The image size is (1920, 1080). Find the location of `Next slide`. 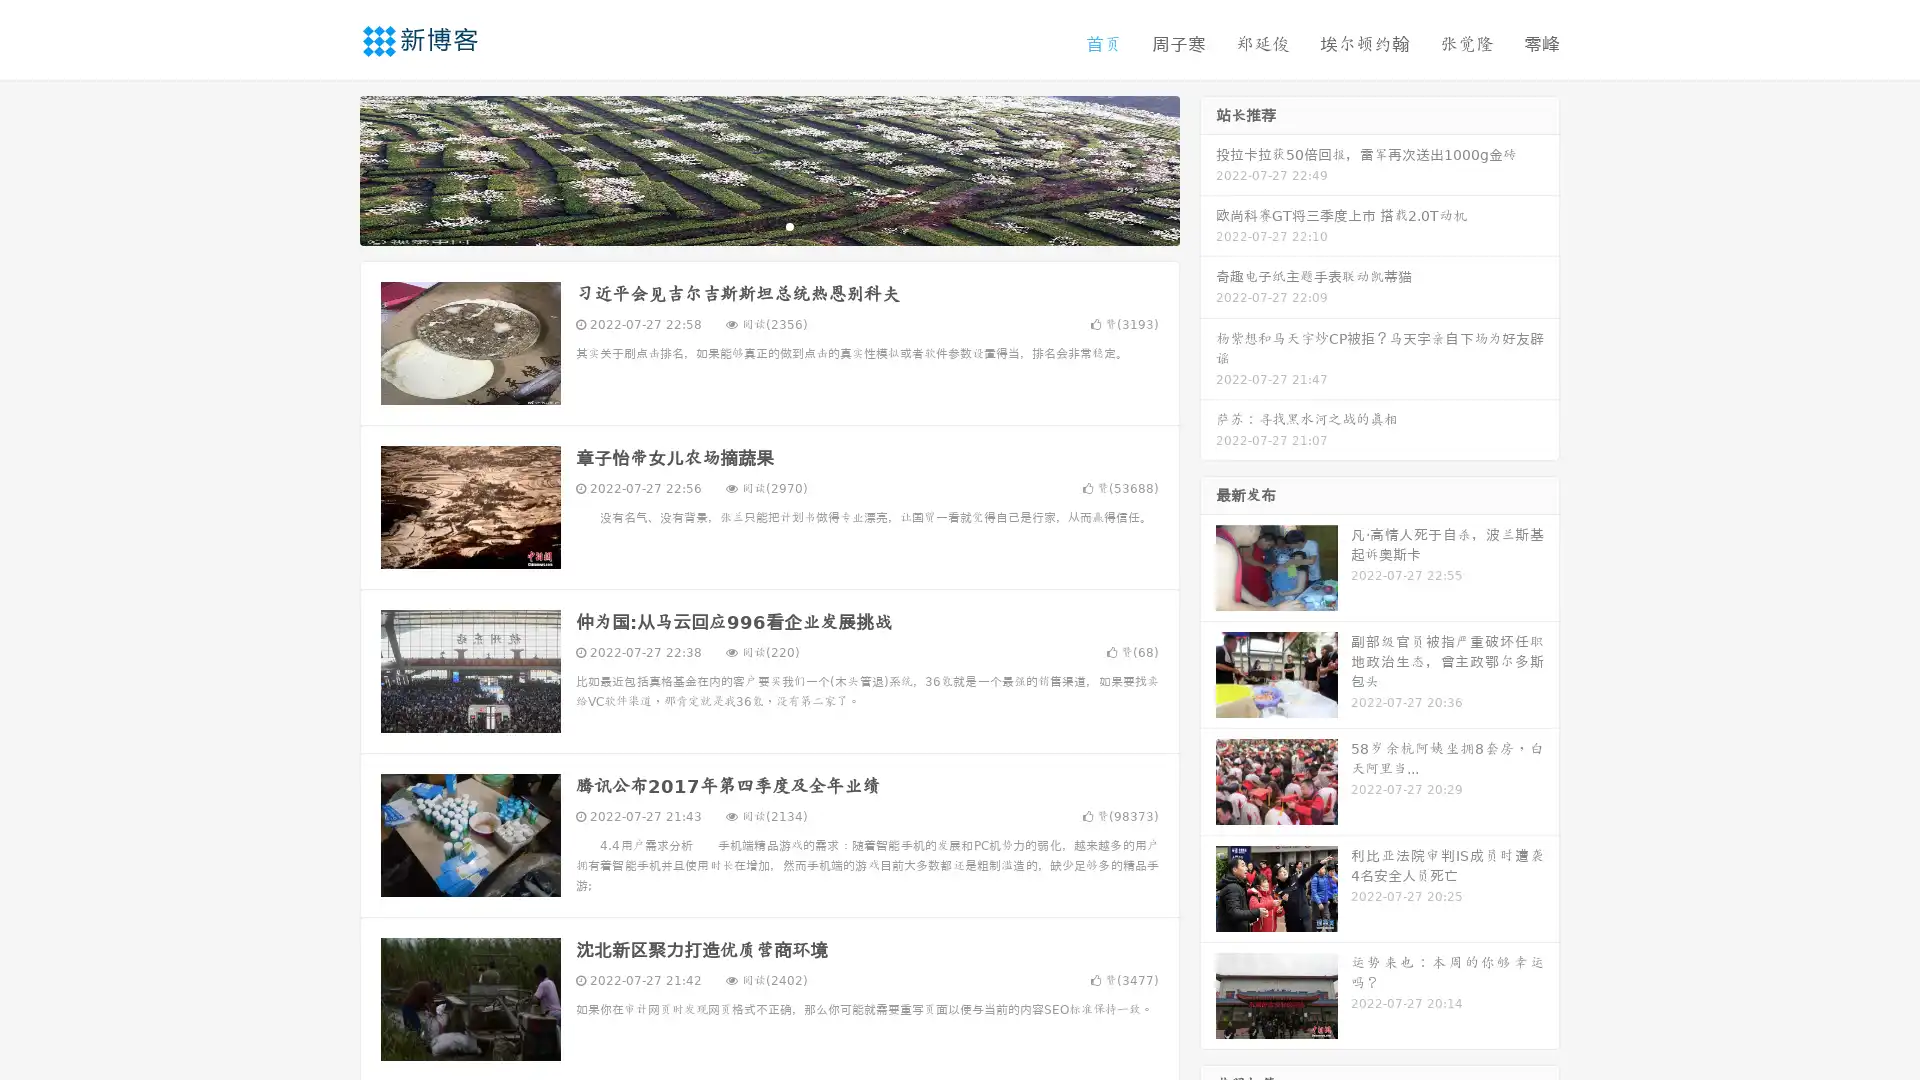

Next slide is located at coordinates (1208, 168).